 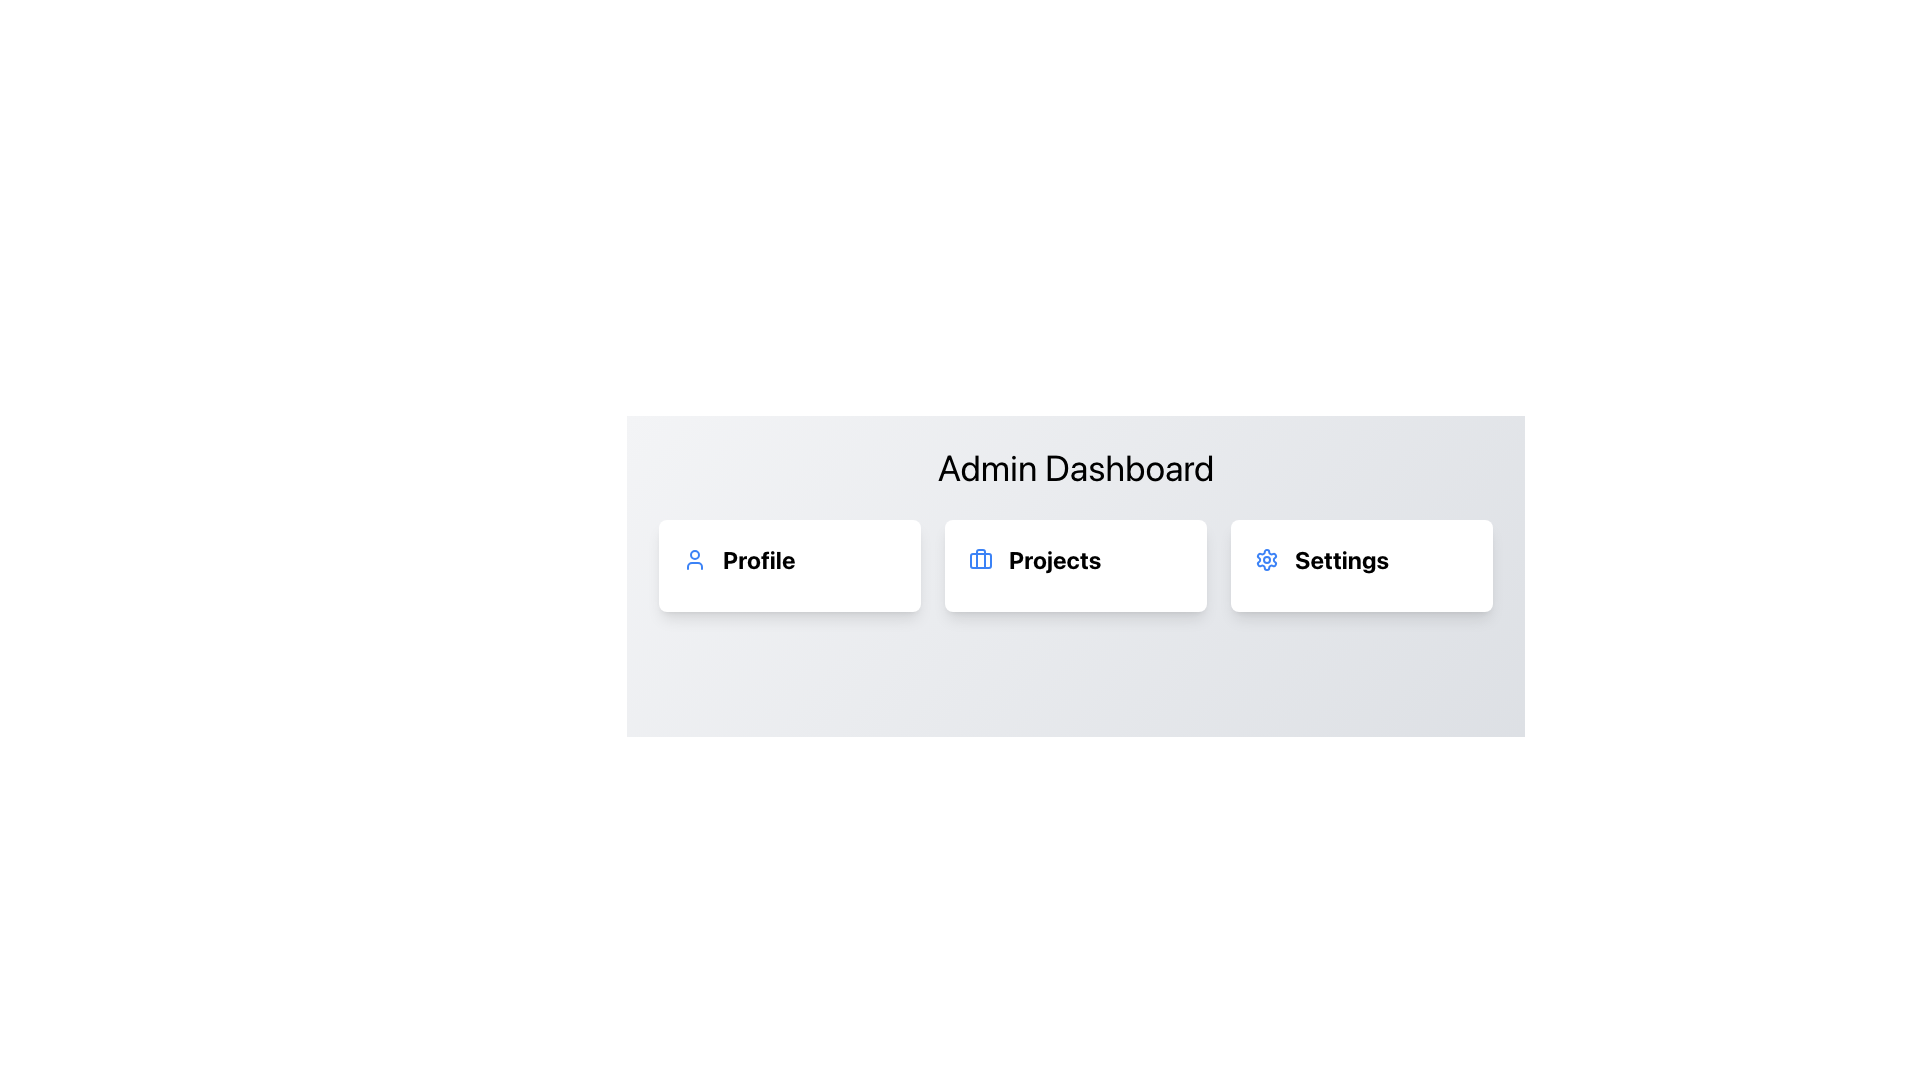 I want to click on the 'Projects' icon located to the left of the 'Projects' text label in the second card of the three horizontally aligned cards, so click(x=980, y=559).